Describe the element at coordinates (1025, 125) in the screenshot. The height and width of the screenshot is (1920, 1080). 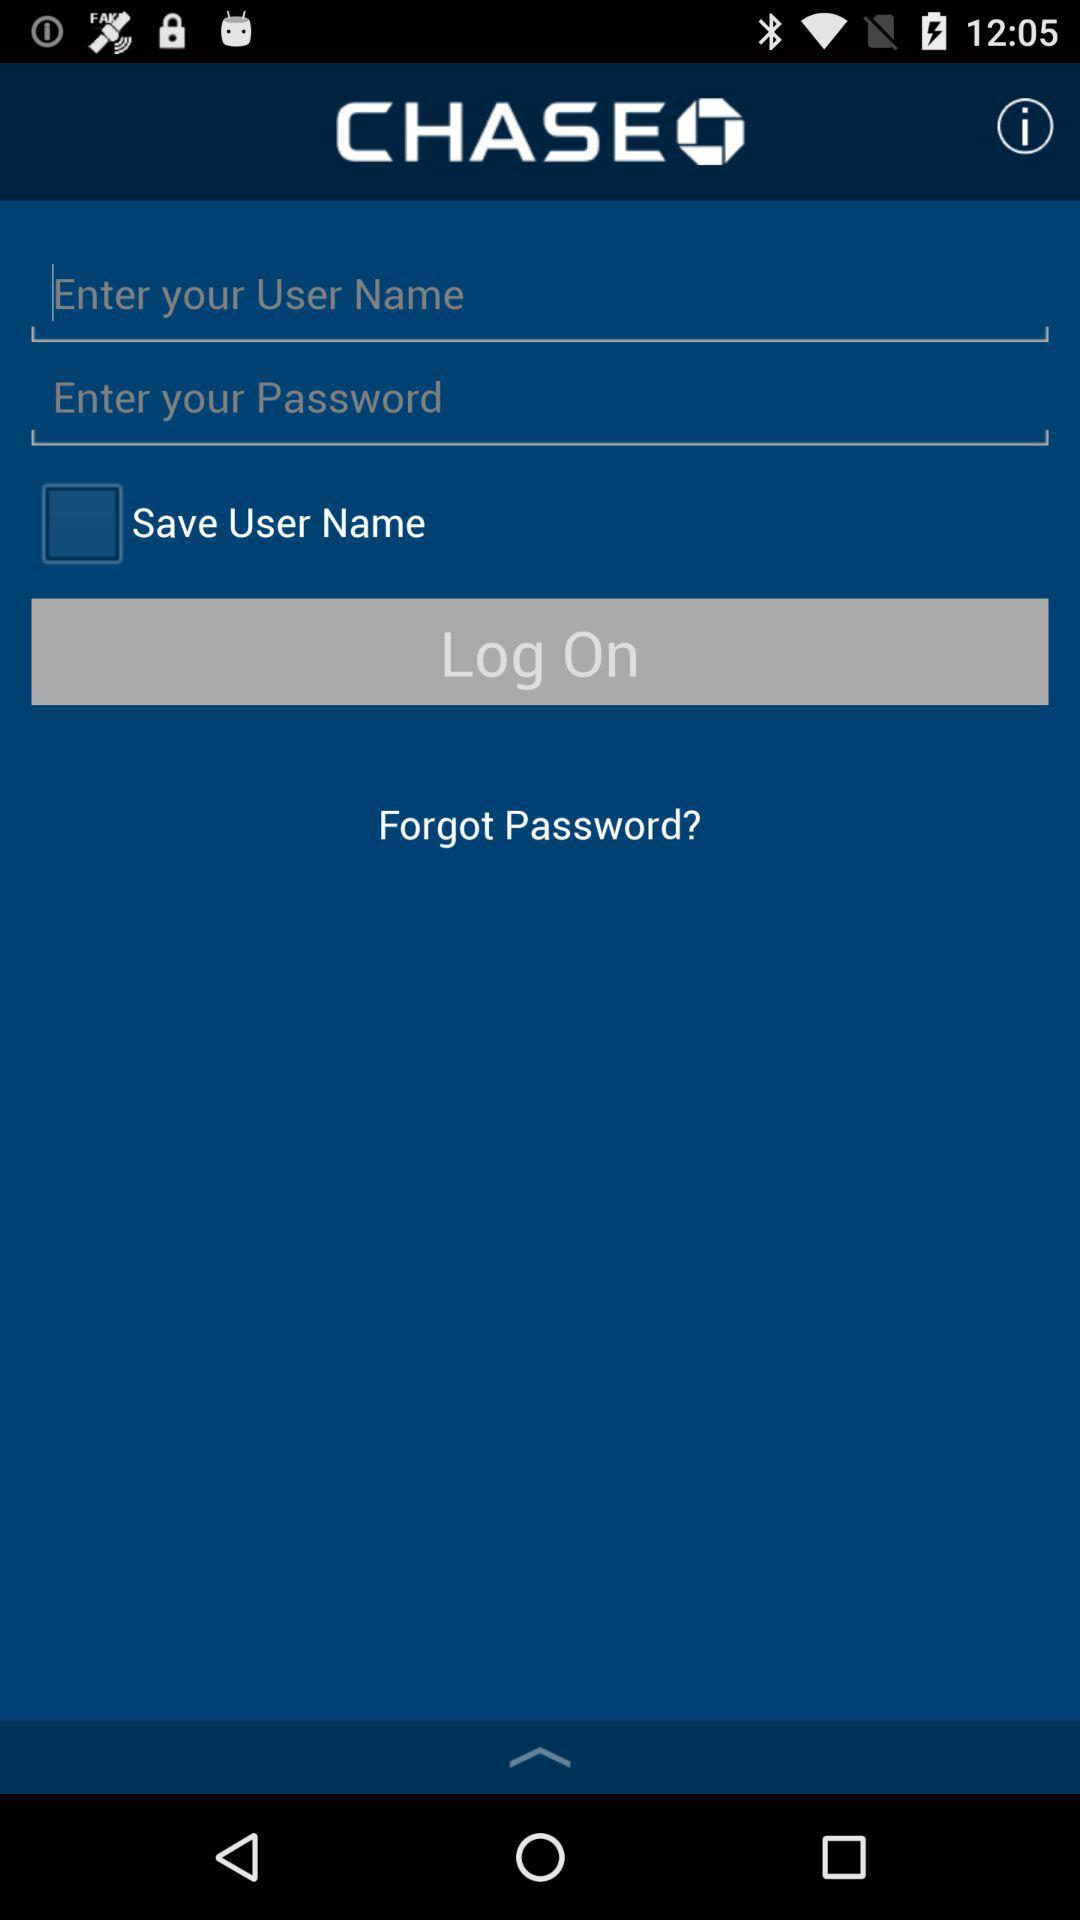
I see `help option` at that location.